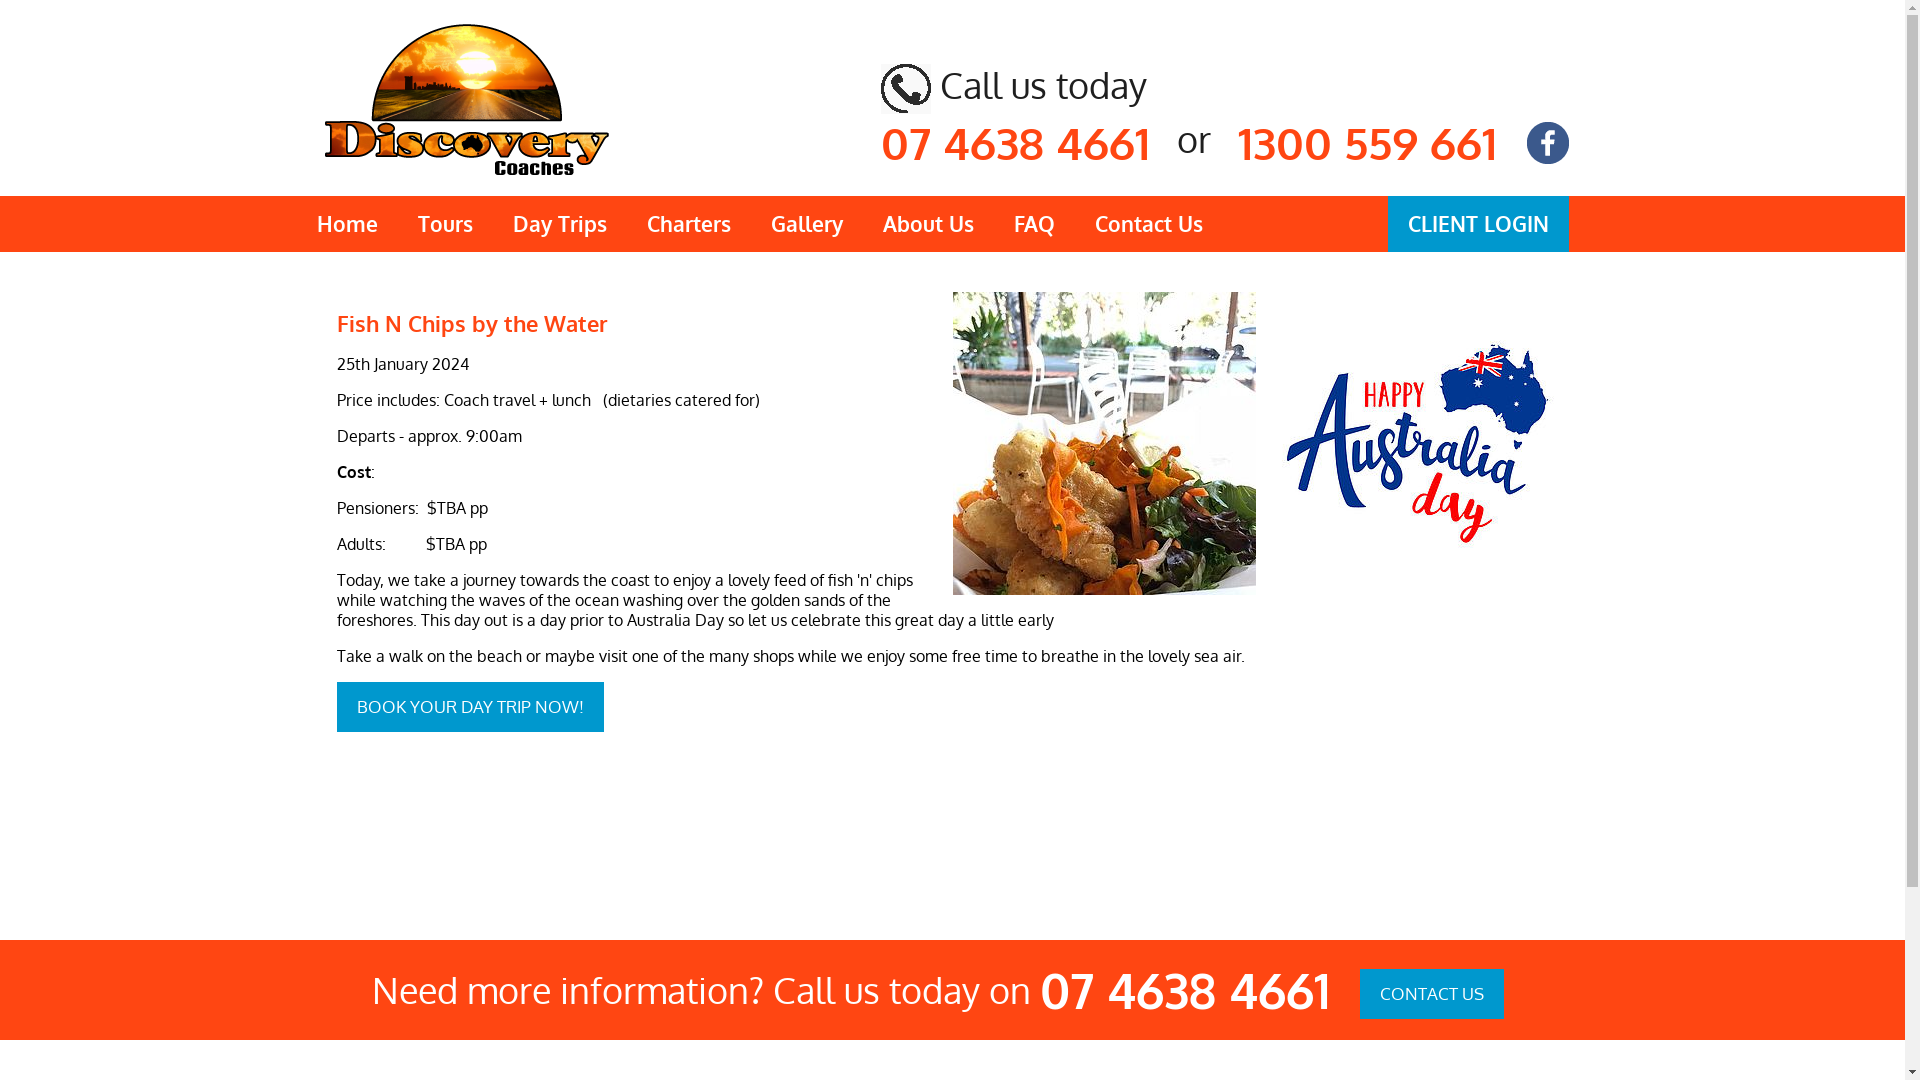  What do you see at coordinates (558, 223) in the screenshot?
I see `'Day Trips'` at bounding box center [558, 223].